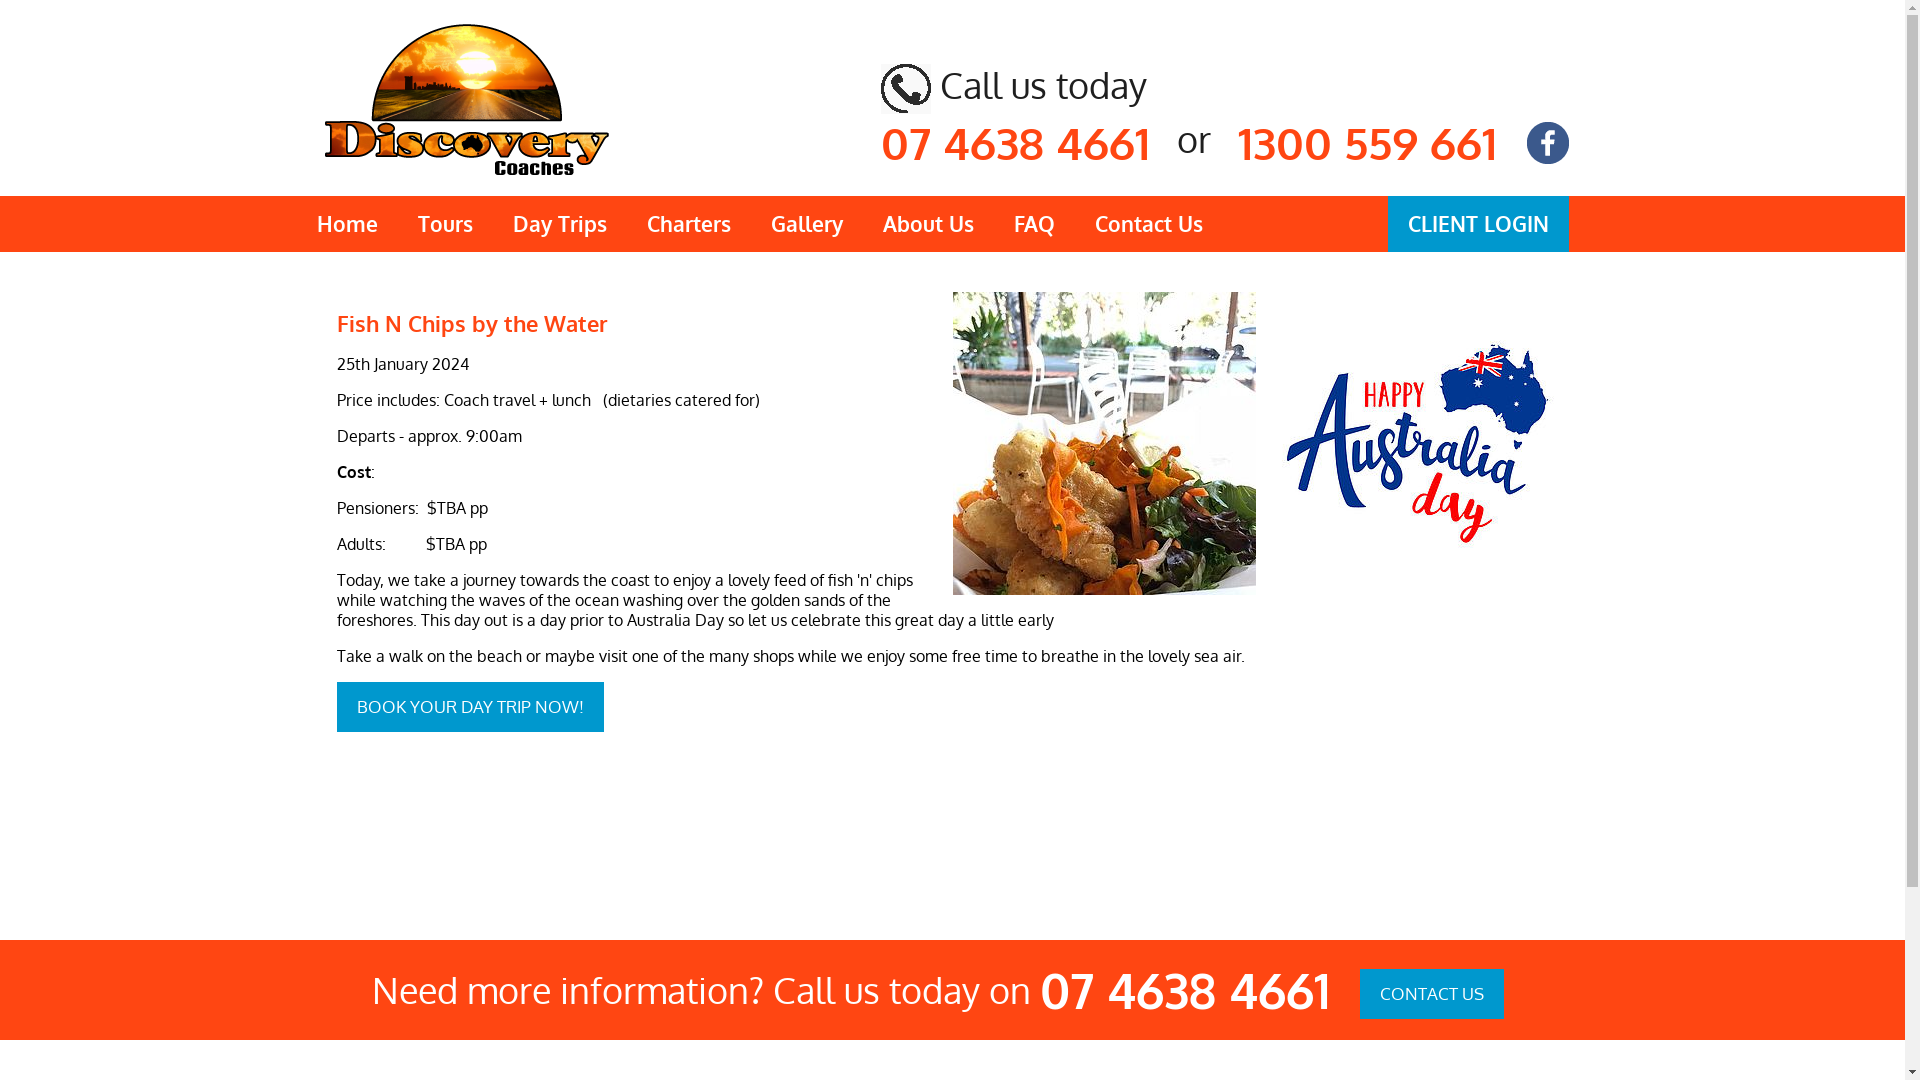  What do you see at coordinates (558, 223) in the screenshot?
I see `'Day Trips'` at bounding box center [558, 223].